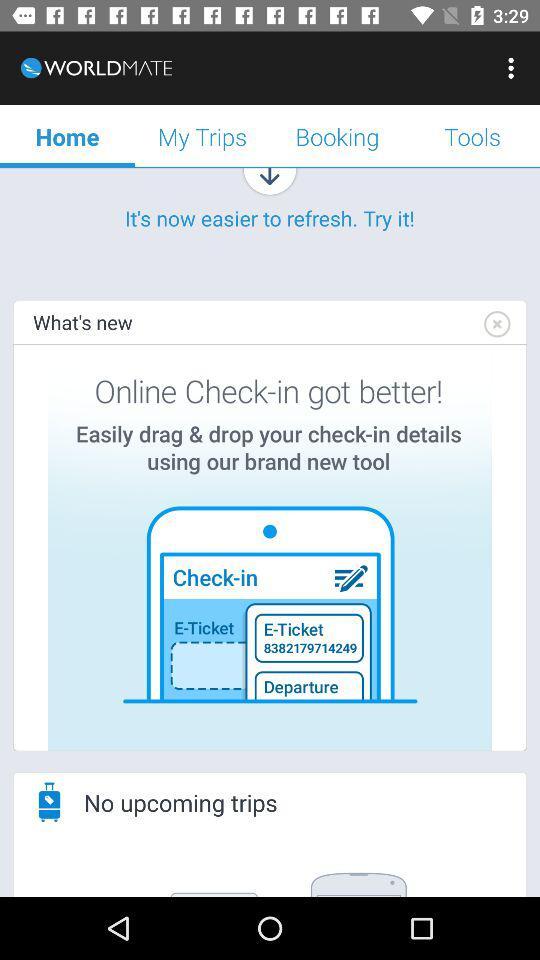  I want to click on item on the right, so click(495, 324).